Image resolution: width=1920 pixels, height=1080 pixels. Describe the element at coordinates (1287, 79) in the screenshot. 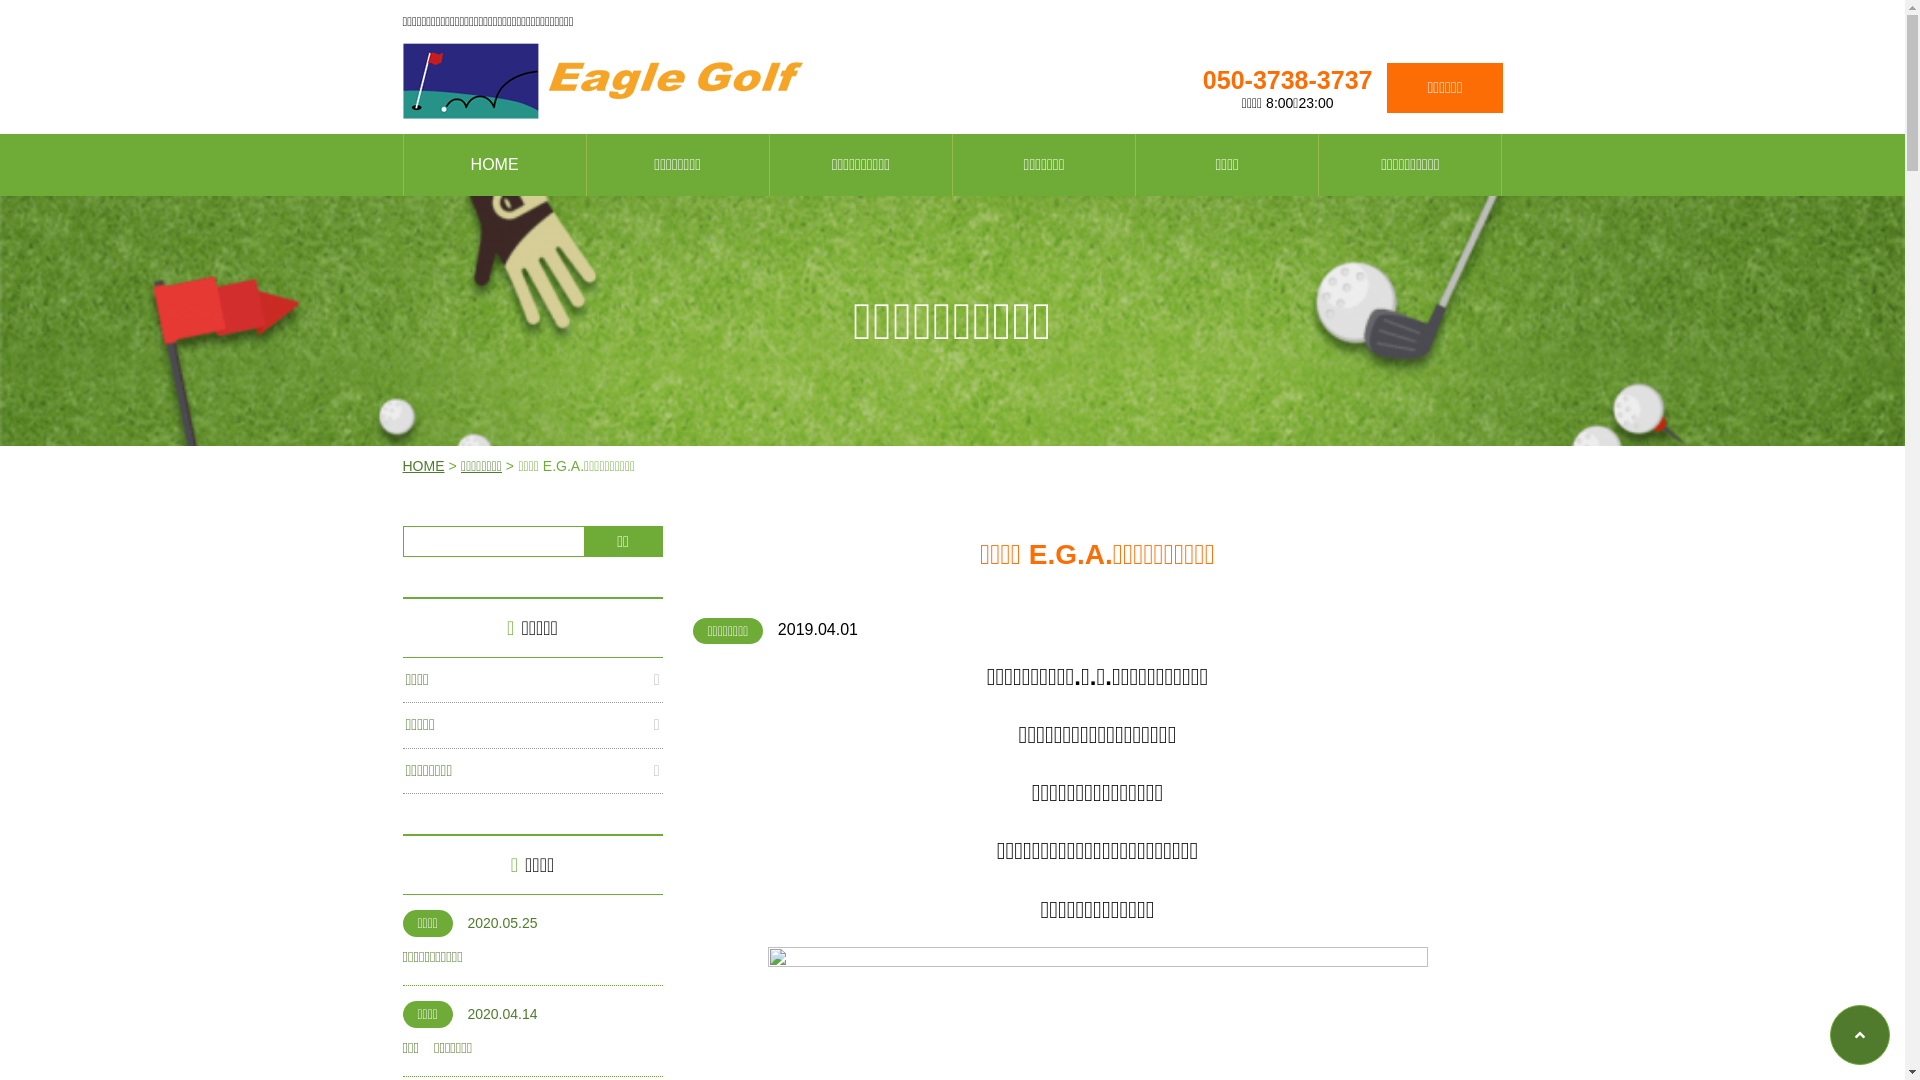

I see `'050-3738-3737'` at that location.